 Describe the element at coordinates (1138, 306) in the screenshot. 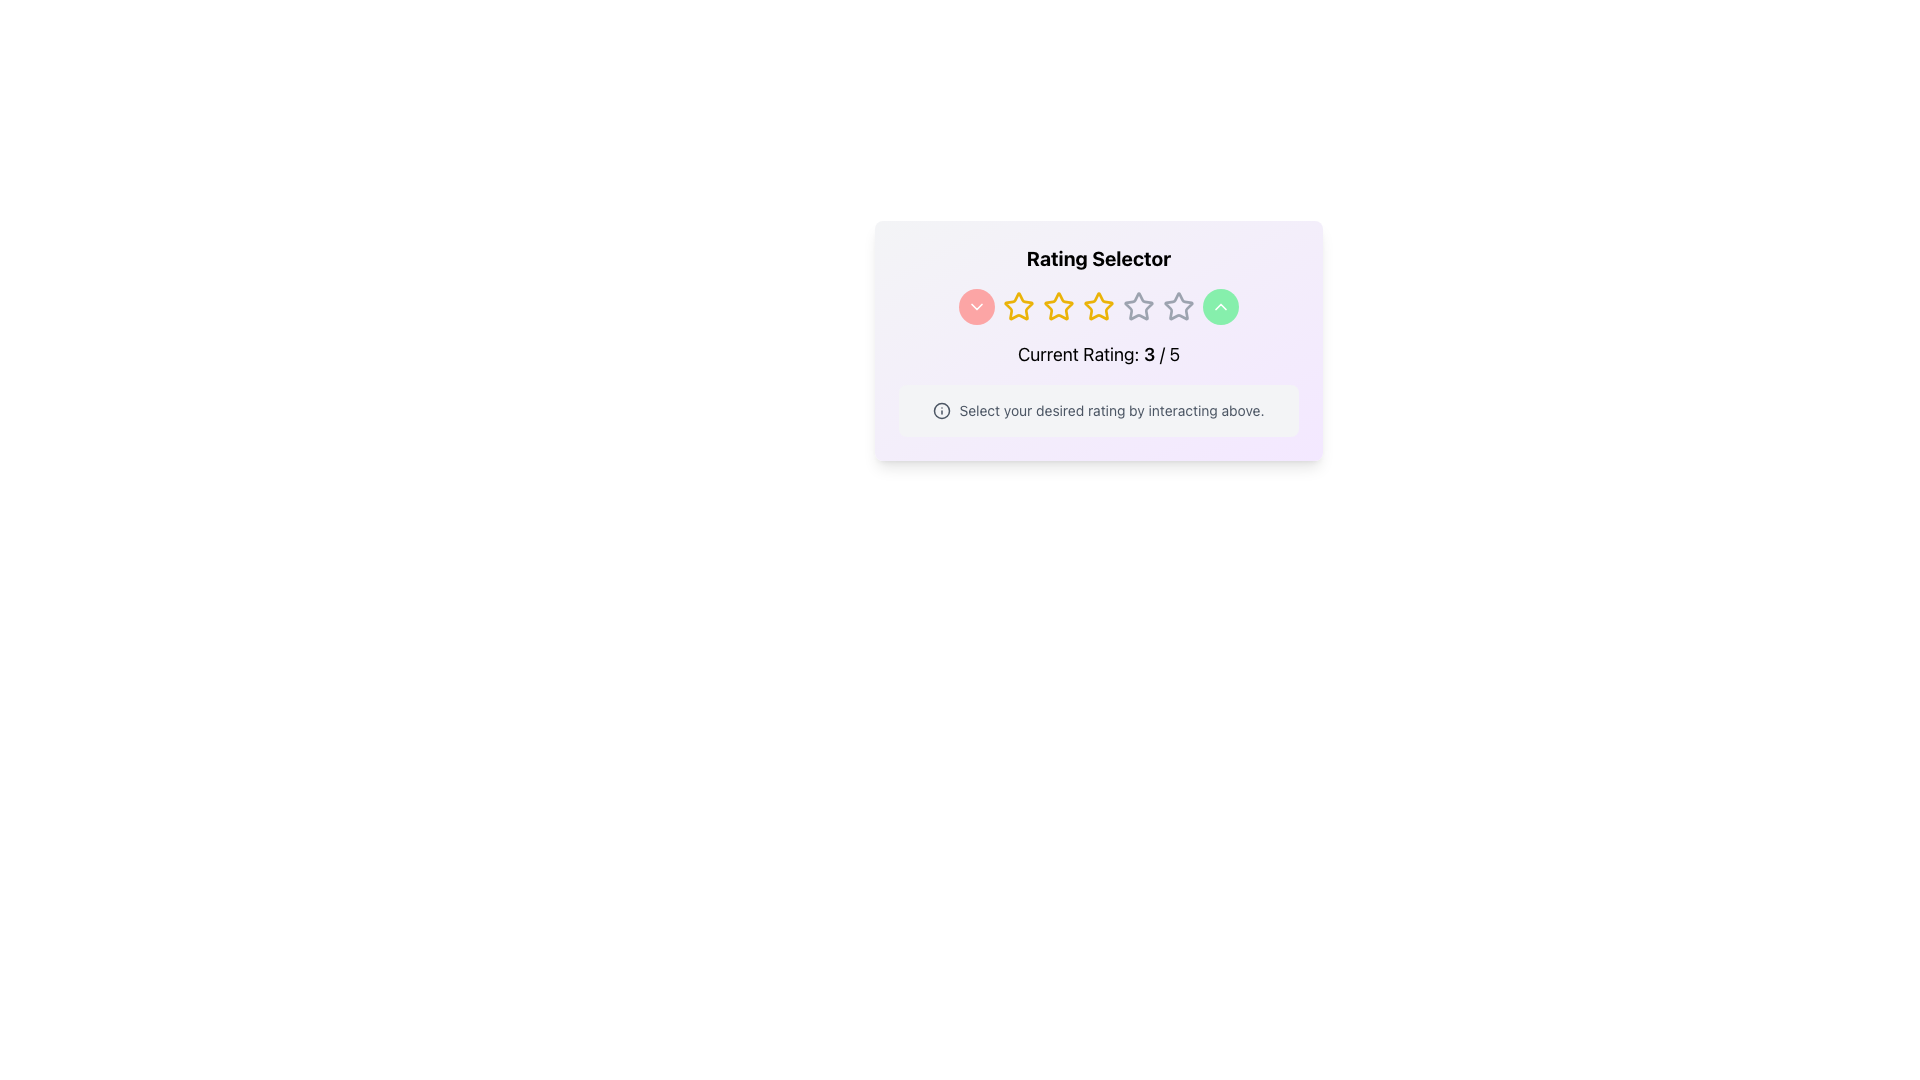

I see `the third star in the rating system` at that location.